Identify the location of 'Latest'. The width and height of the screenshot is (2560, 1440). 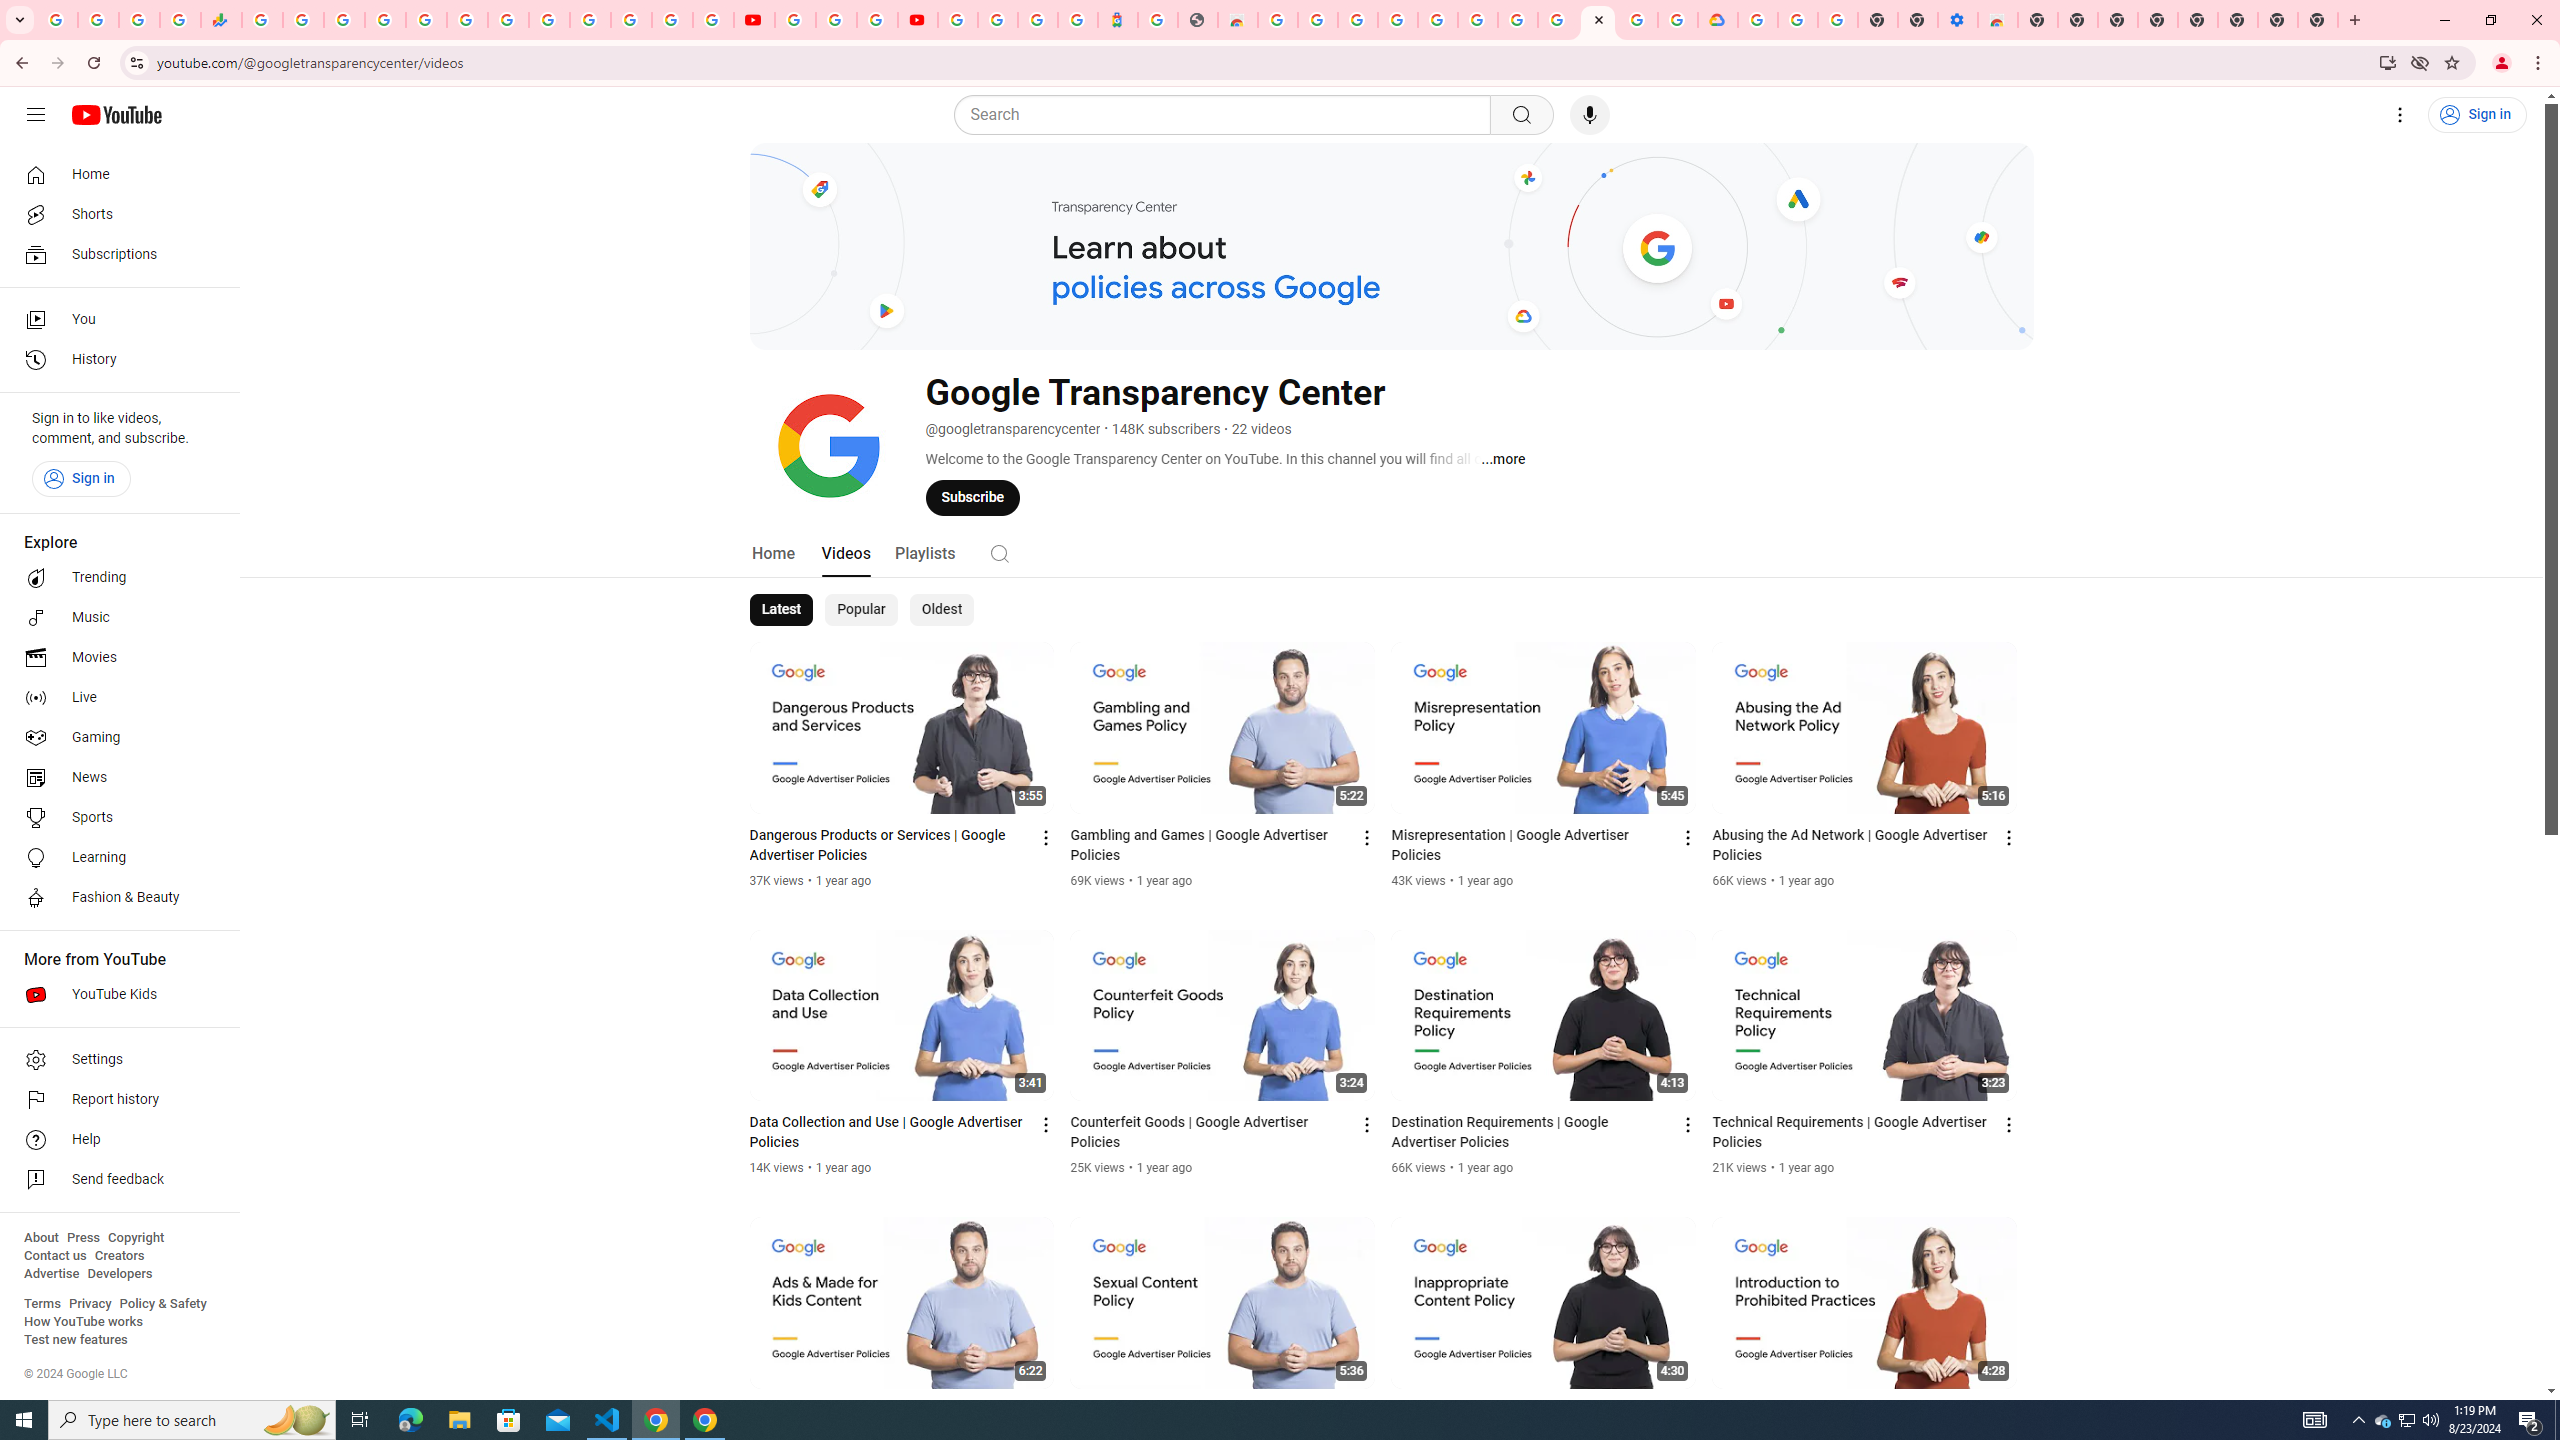
(782, 608).